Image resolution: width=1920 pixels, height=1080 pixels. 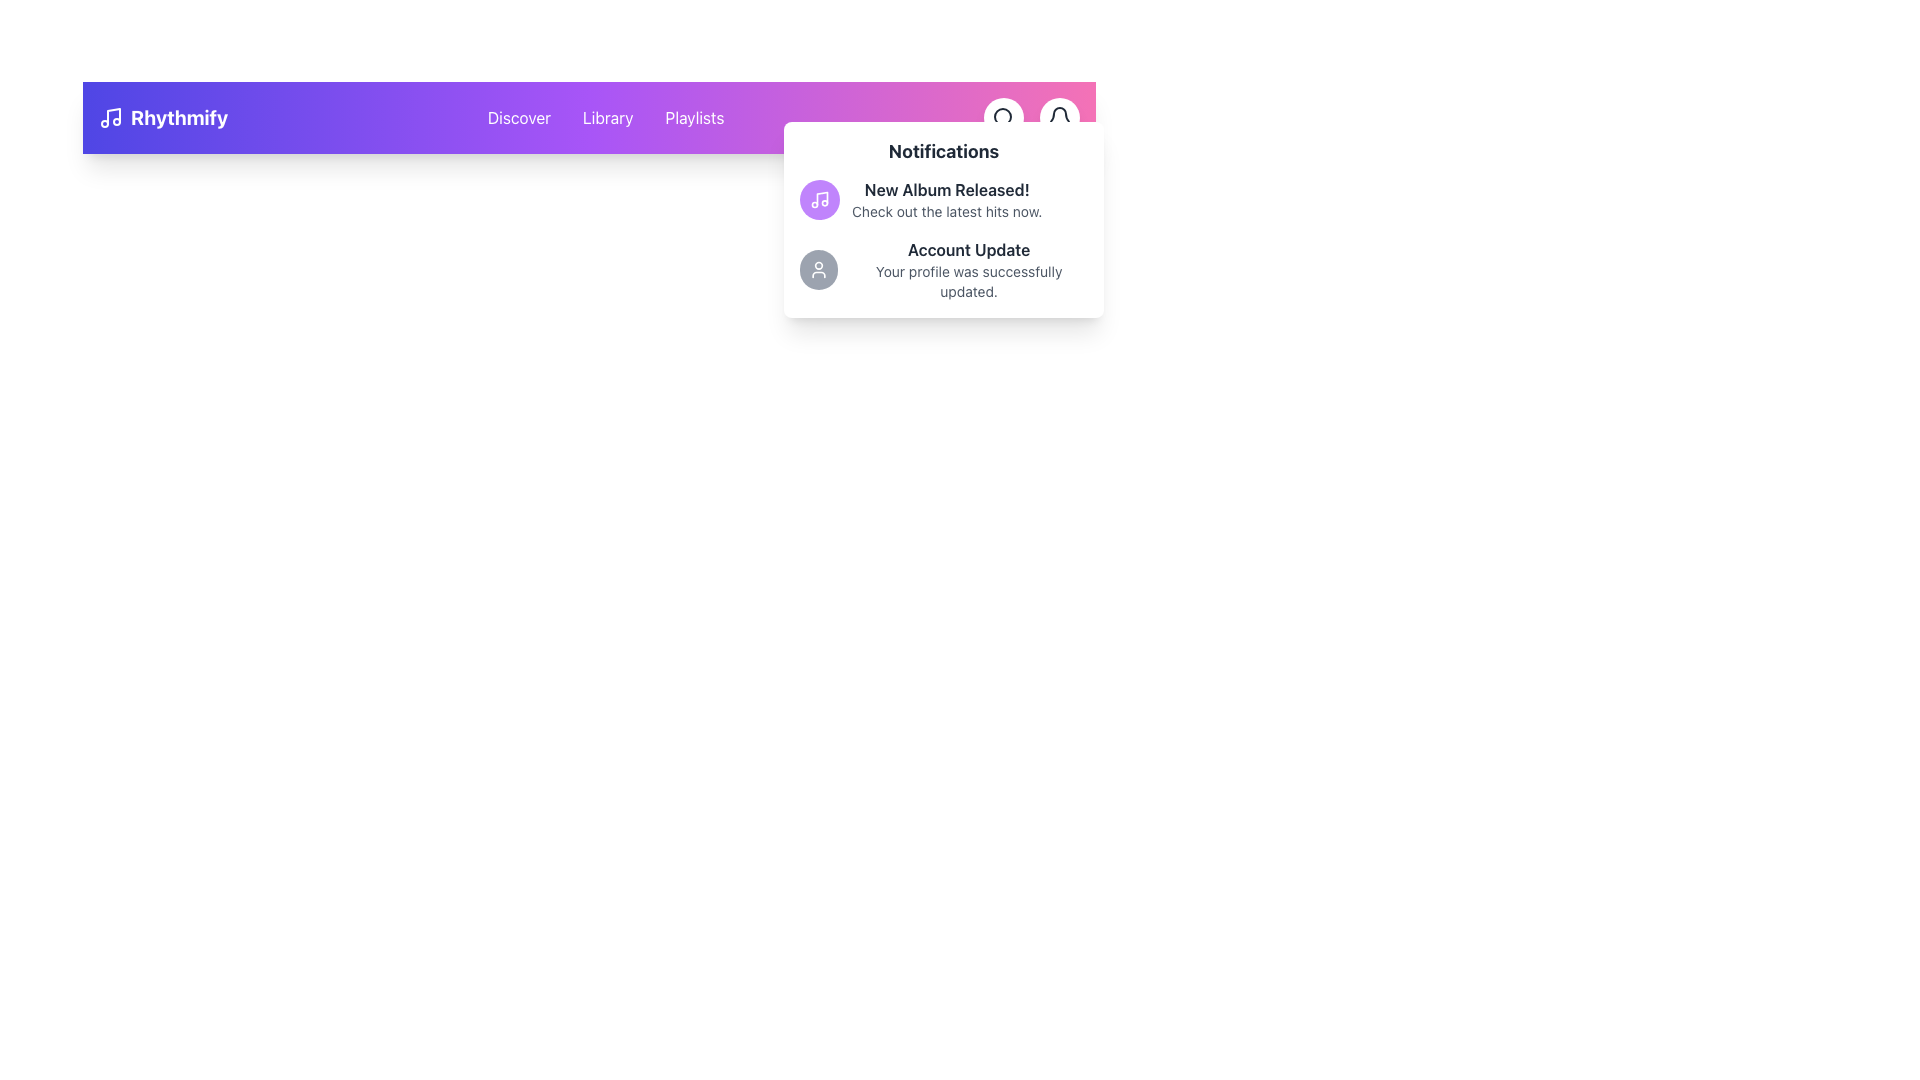 What do you see at coordinates (943, 150) in the screenshot?
I see `the 'Notifications' text label, which is styled in bold, dark gray, and located at the top center of the notification panel` at bounding box center [943, 150].